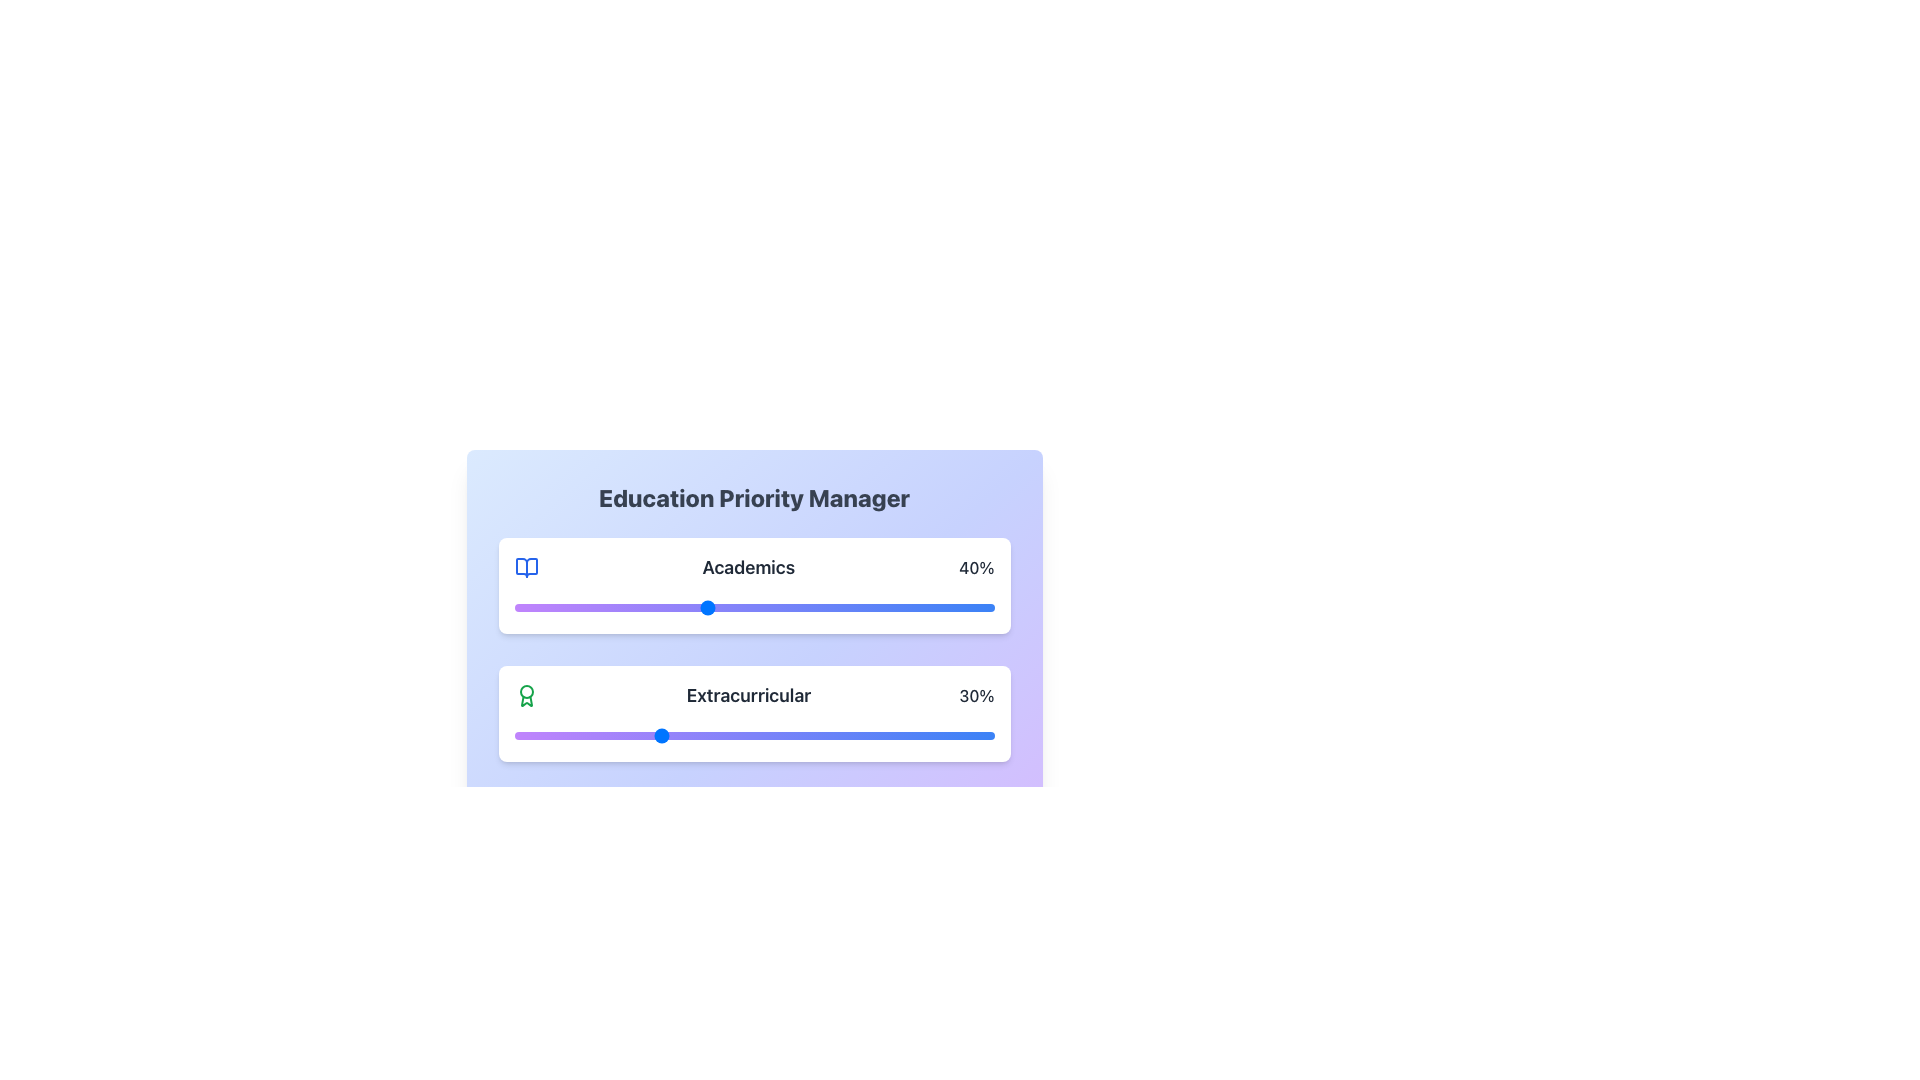 The width and height of the screenshot is (1920, 1080). What do you see at coordinates (753, 694) in the screenshot?
I see `the 'Extracurricular' composite display element, which includes an icon, label, and percentage value, positioned beneath 'Academics 40%' and above a range slider` at bounding box center [753, 694].